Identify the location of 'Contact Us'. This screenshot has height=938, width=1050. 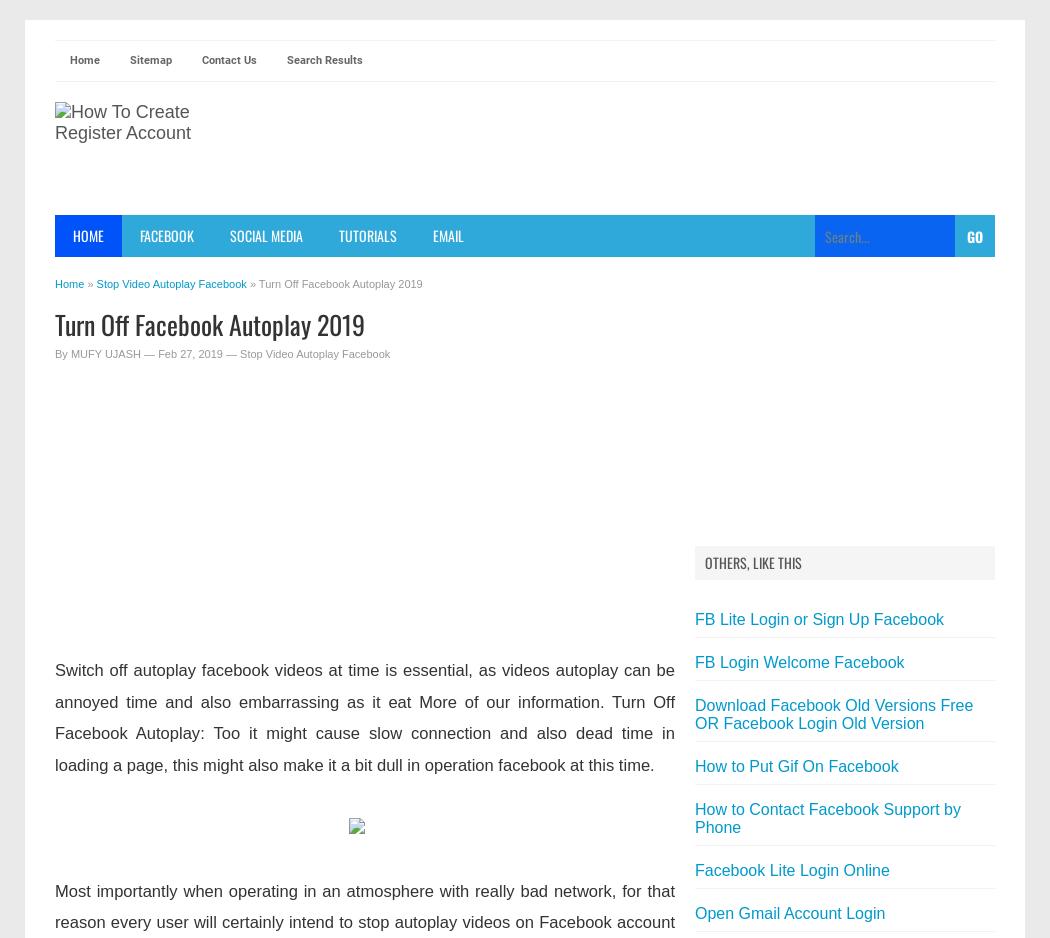
(229, 59).